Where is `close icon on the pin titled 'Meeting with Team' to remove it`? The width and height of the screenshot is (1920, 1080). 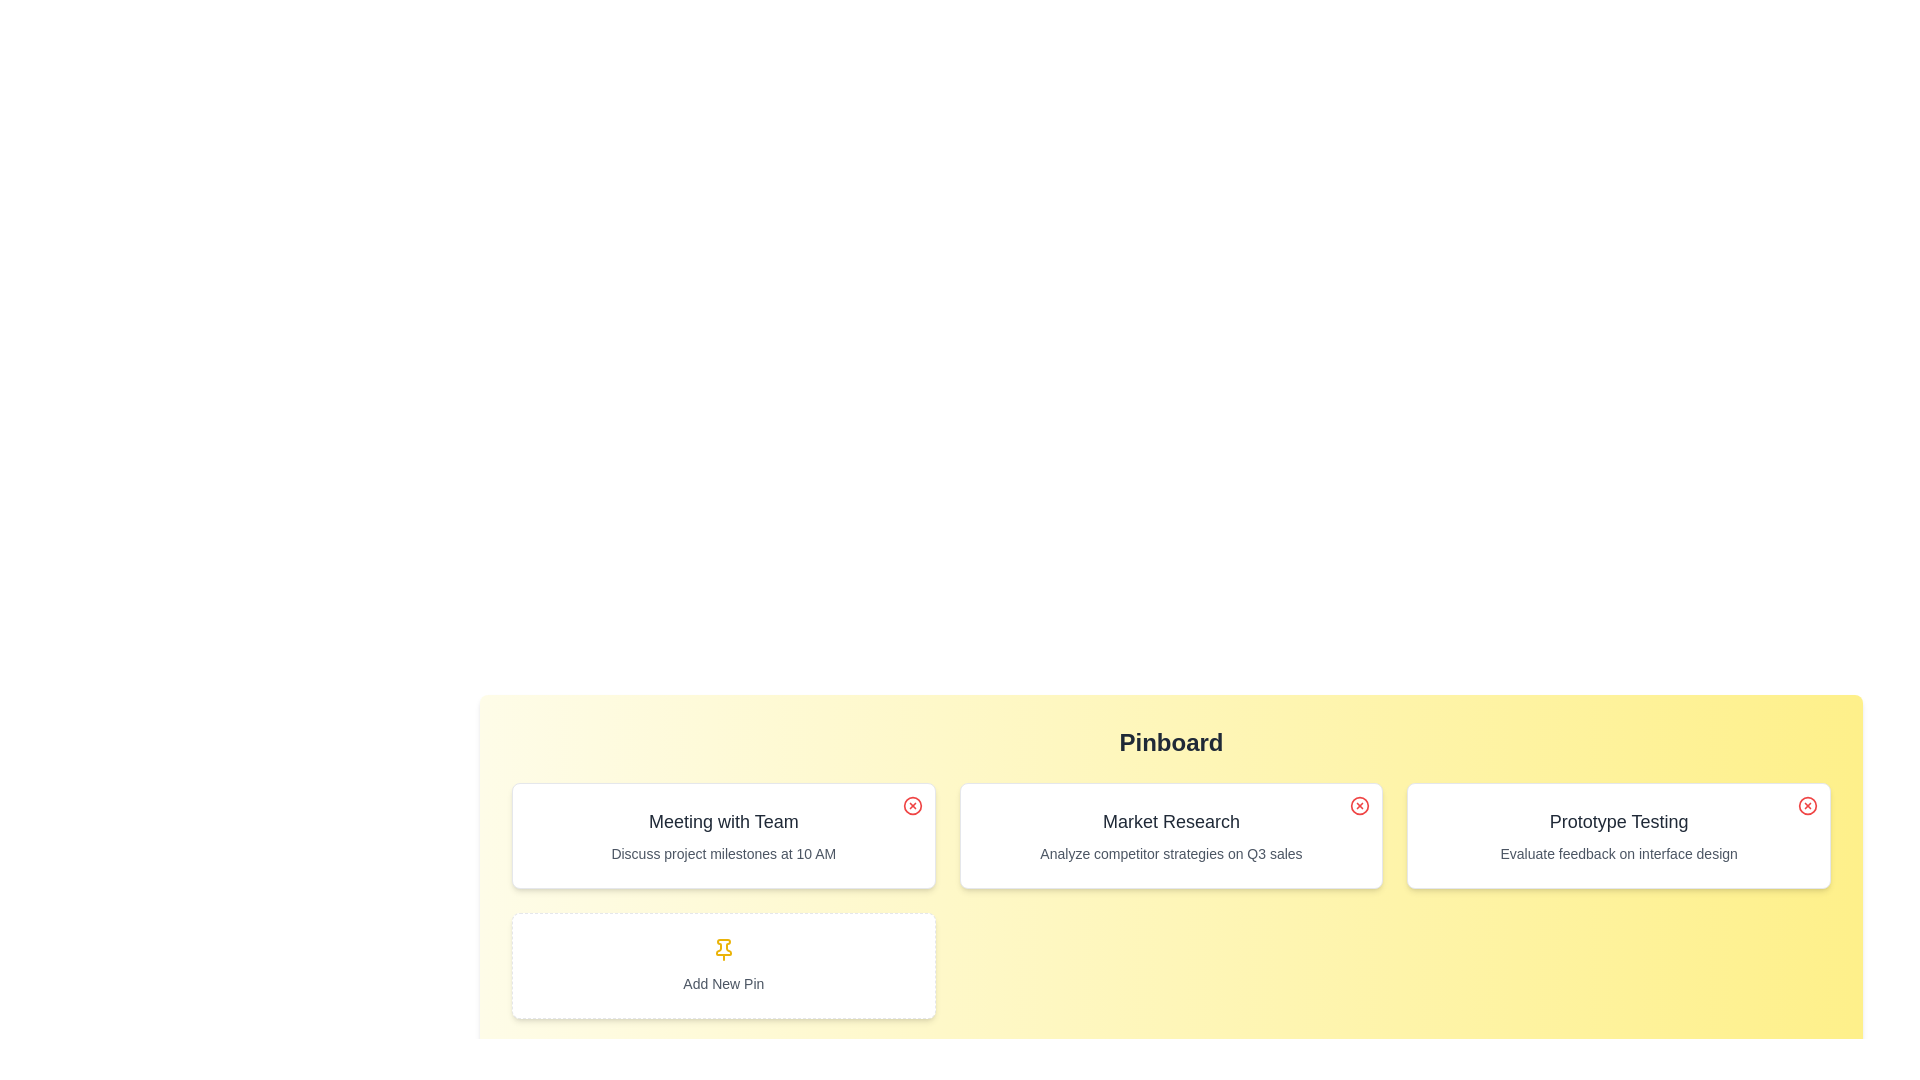 close icon on the pin titled 'Meeting with Team' to remove it is located at coordinates (911, 805).